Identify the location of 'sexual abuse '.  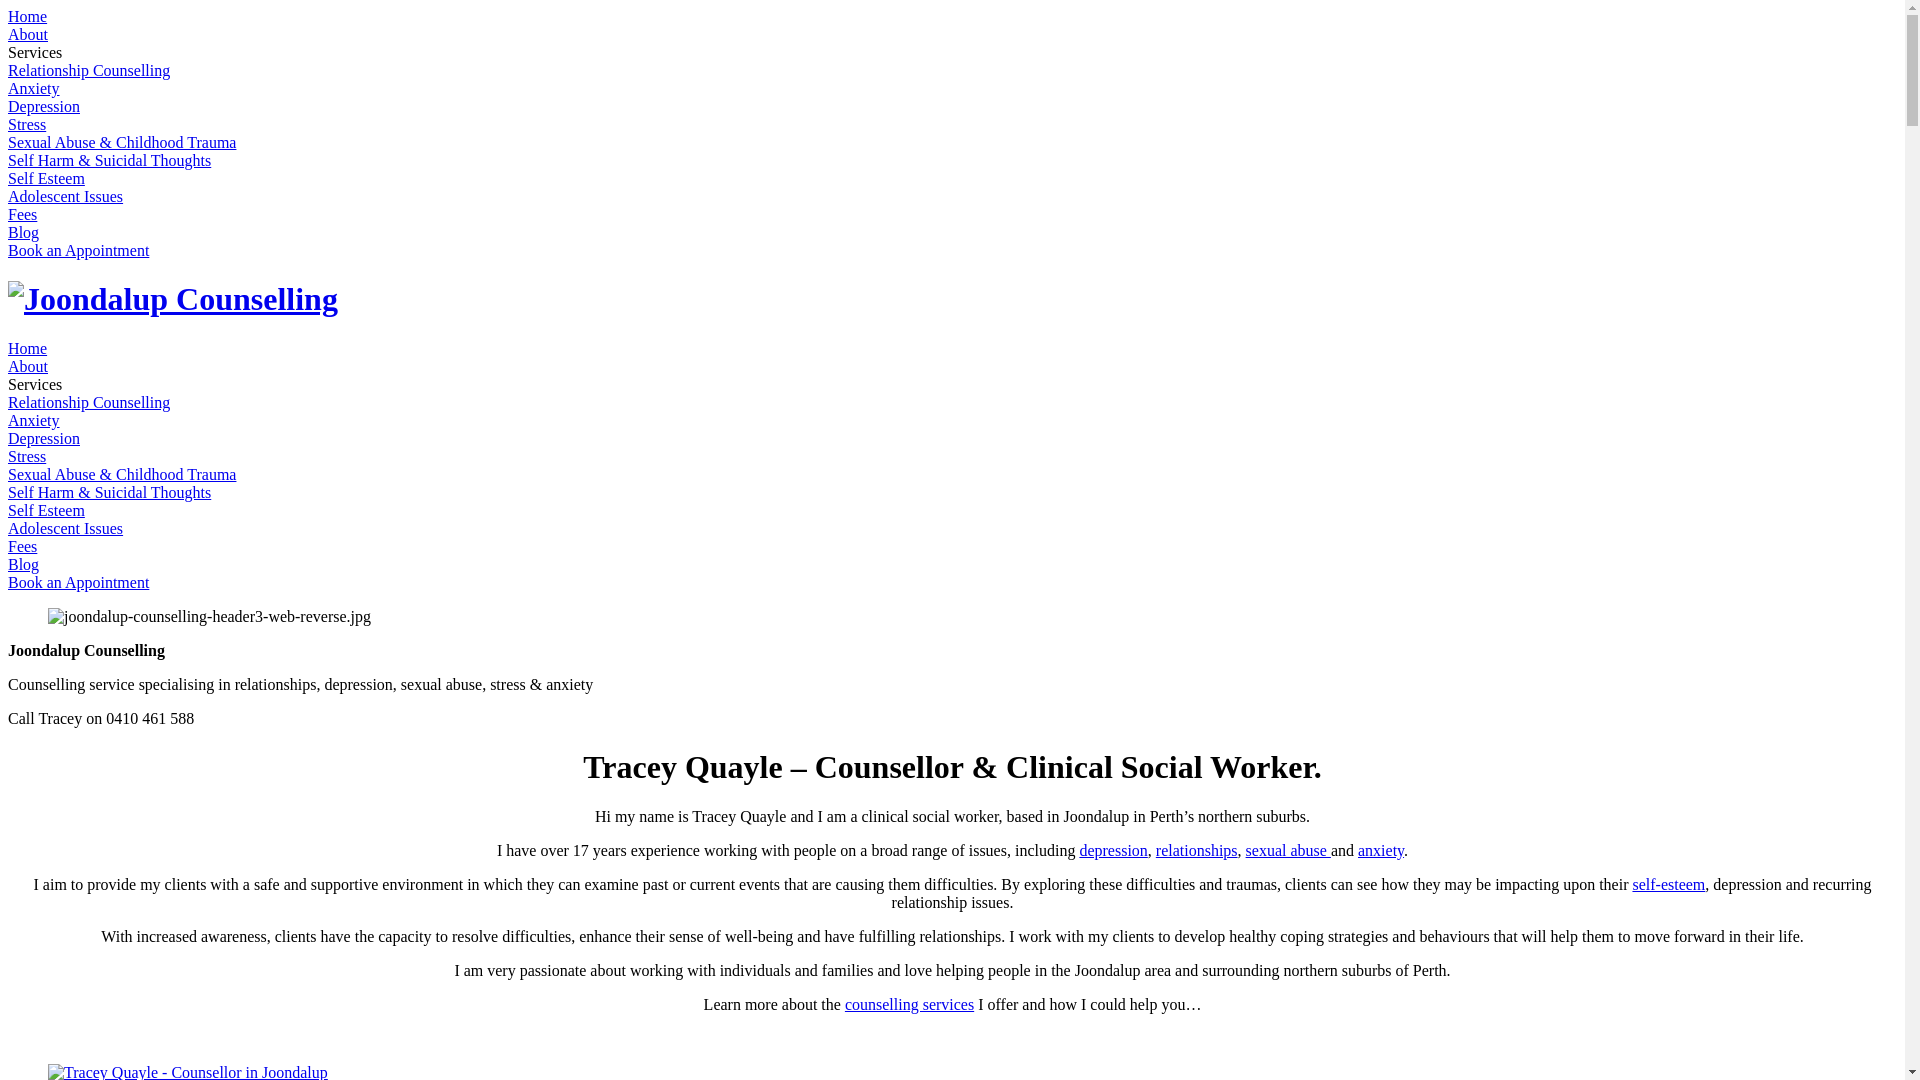
(1288, 850).